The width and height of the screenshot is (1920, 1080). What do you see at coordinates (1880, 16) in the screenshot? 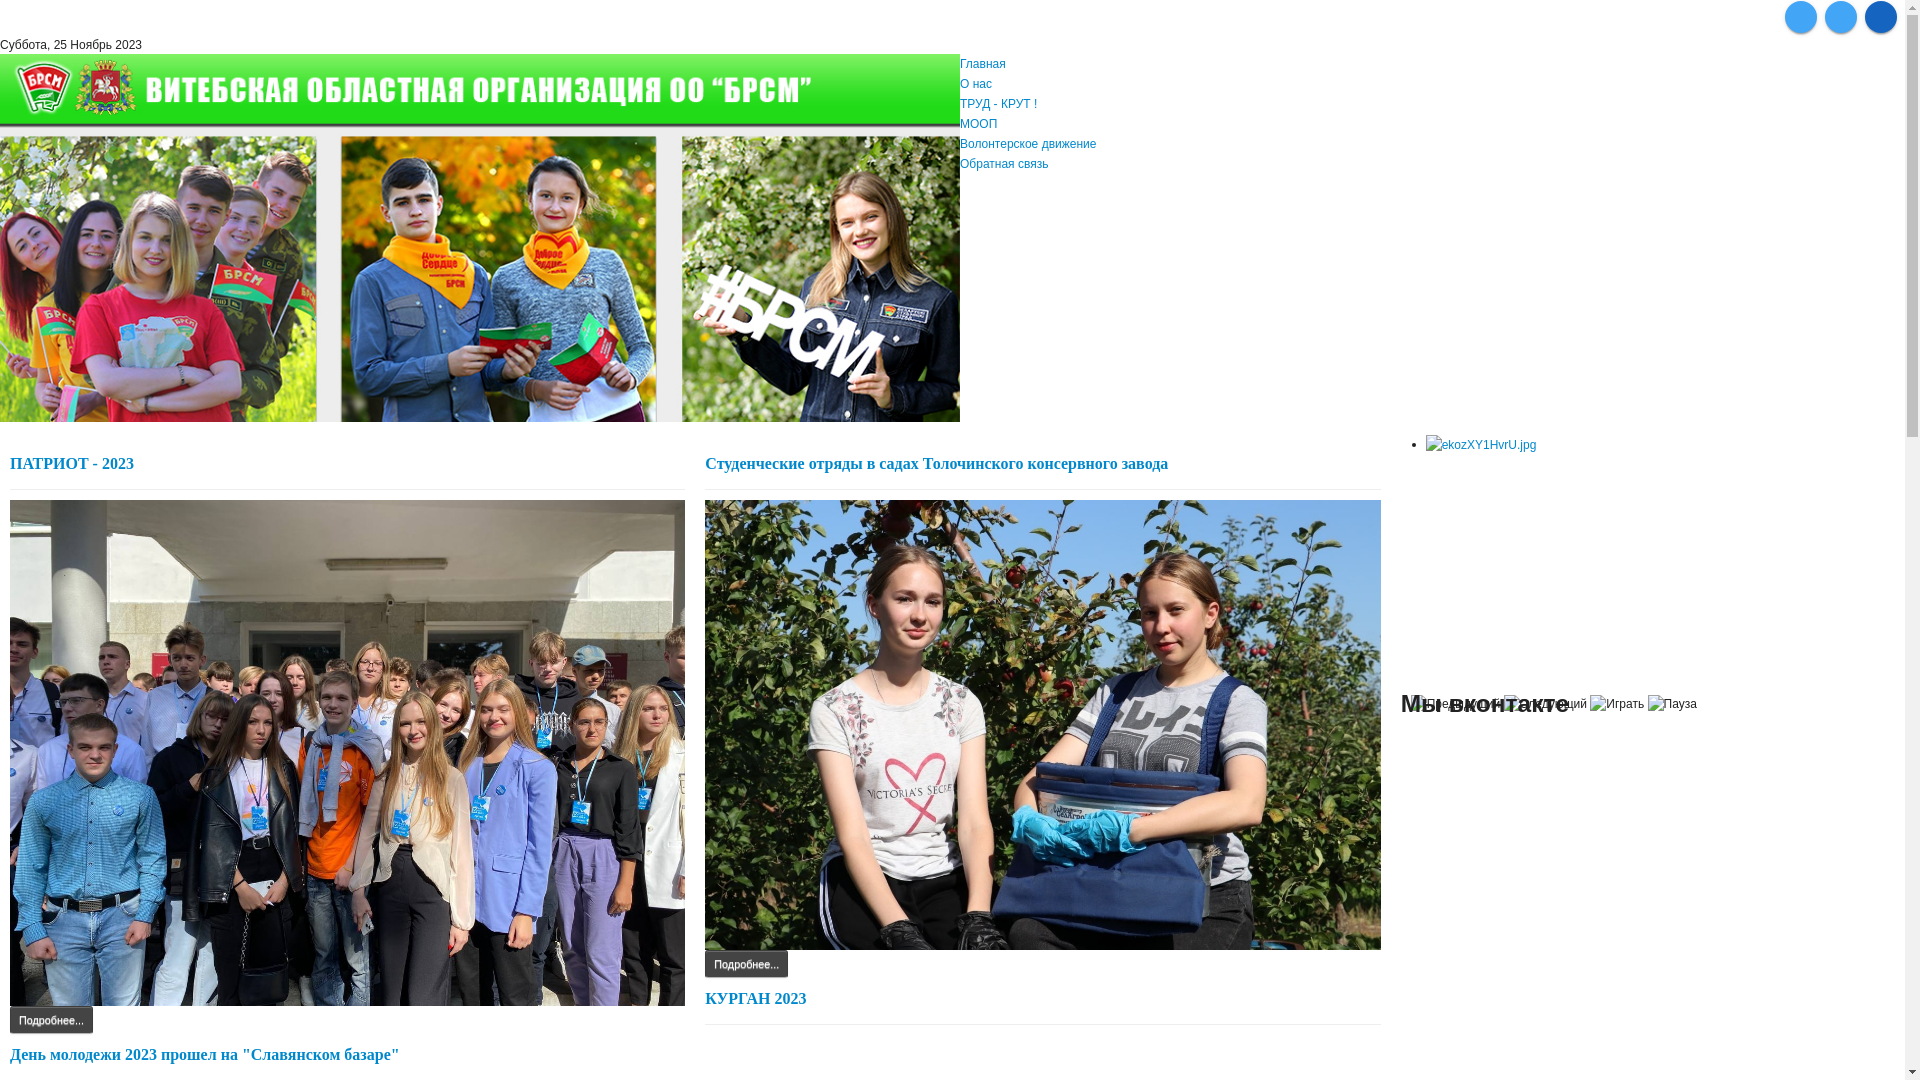
I see `'Facebook'` at bounding box center [1880, 16].